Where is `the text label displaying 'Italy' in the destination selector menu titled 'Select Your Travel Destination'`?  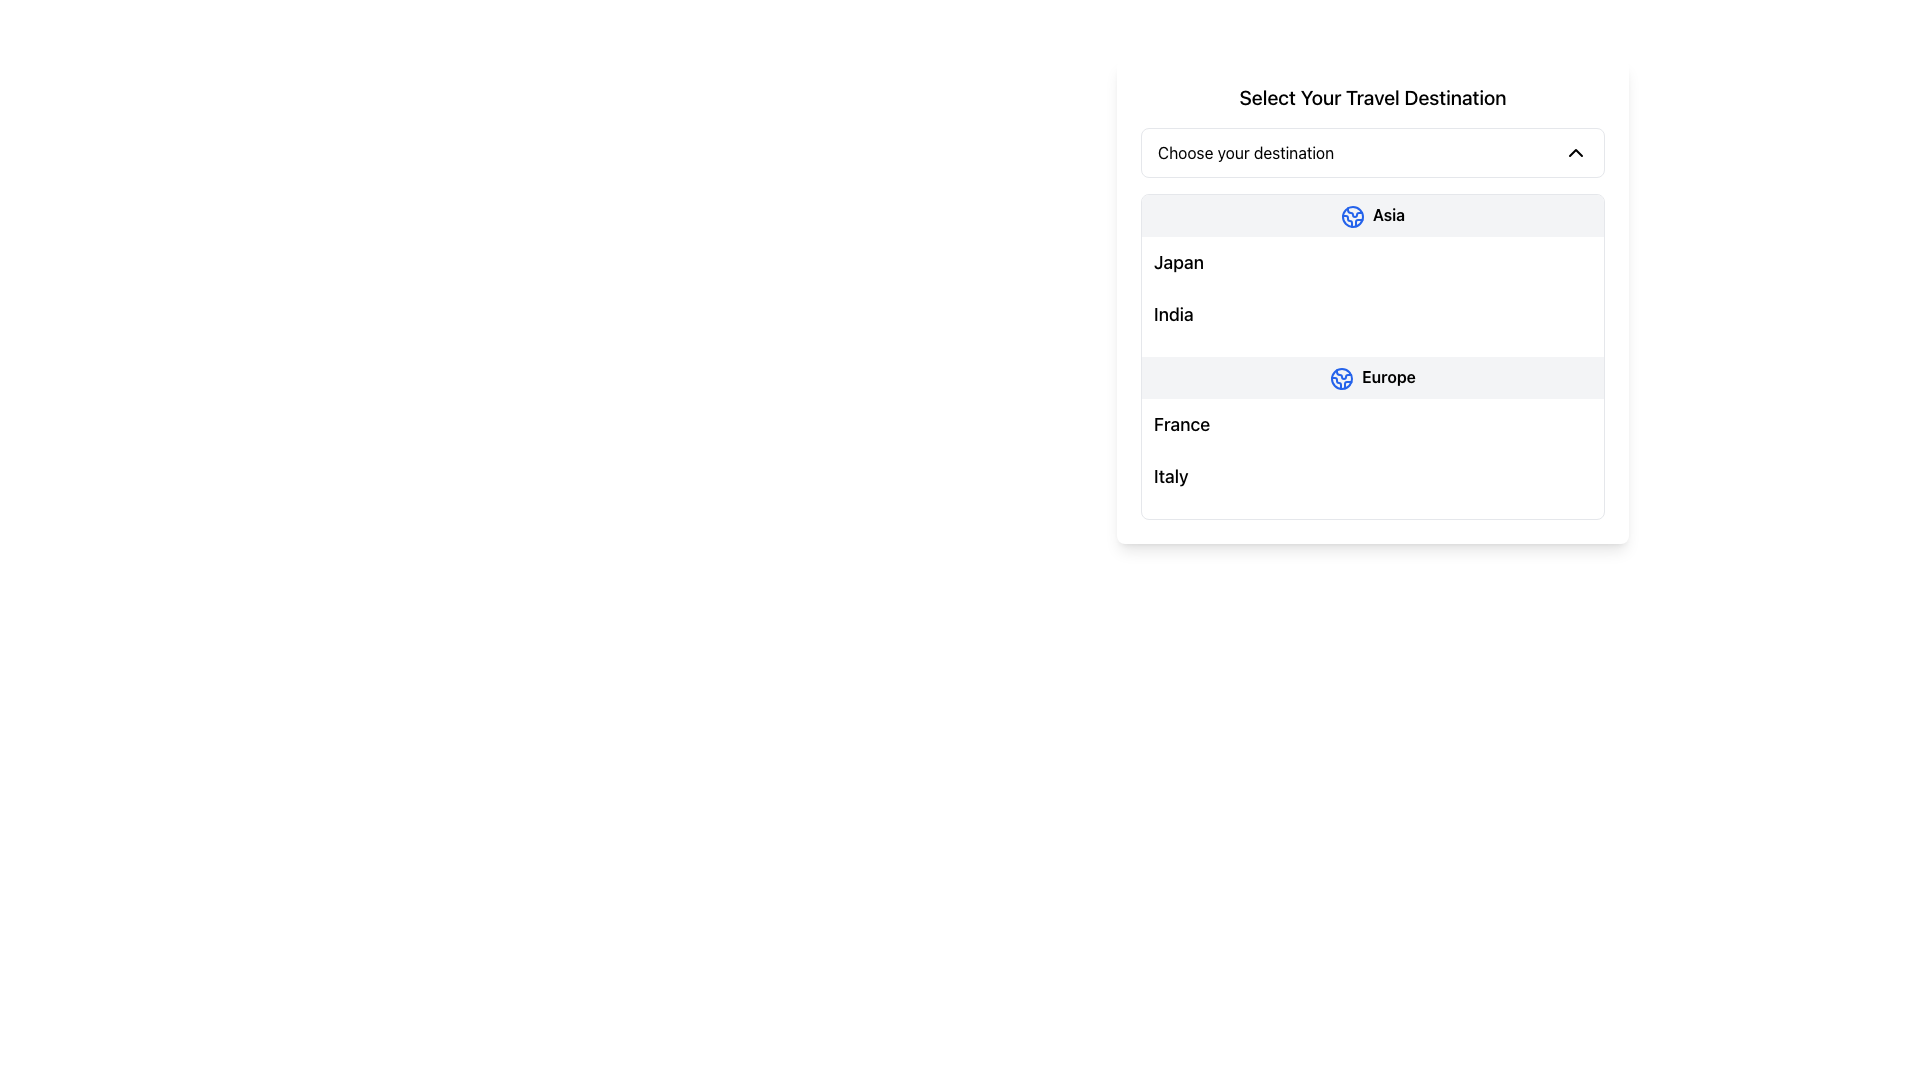 the text label displaying 'Italy' in the destination selector menu titled 'Select Your Travel Destination' is located at coordinates (1171, 476).